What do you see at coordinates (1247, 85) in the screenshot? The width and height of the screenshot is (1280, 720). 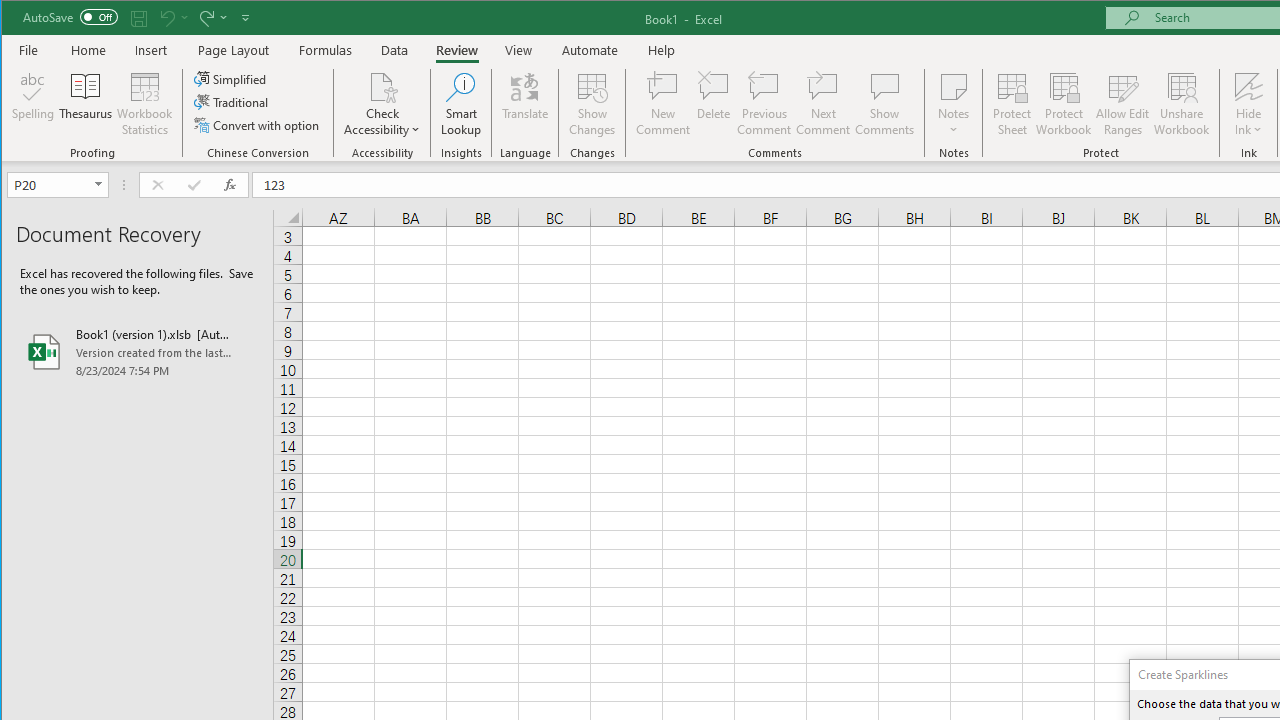 I see `'Hide Ink'` at bounding box center [1247, 85].